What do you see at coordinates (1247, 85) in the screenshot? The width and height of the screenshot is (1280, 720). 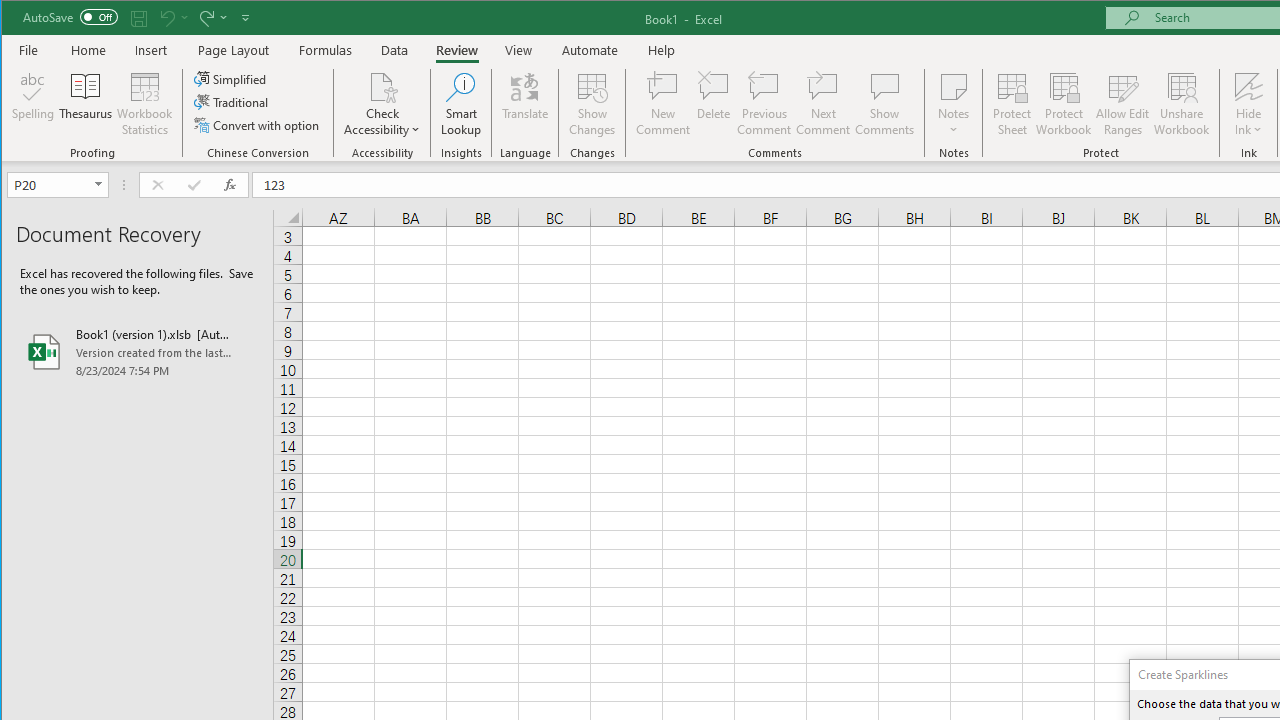 I see `'Hide Ink'` at bounding box center [1247, 85].